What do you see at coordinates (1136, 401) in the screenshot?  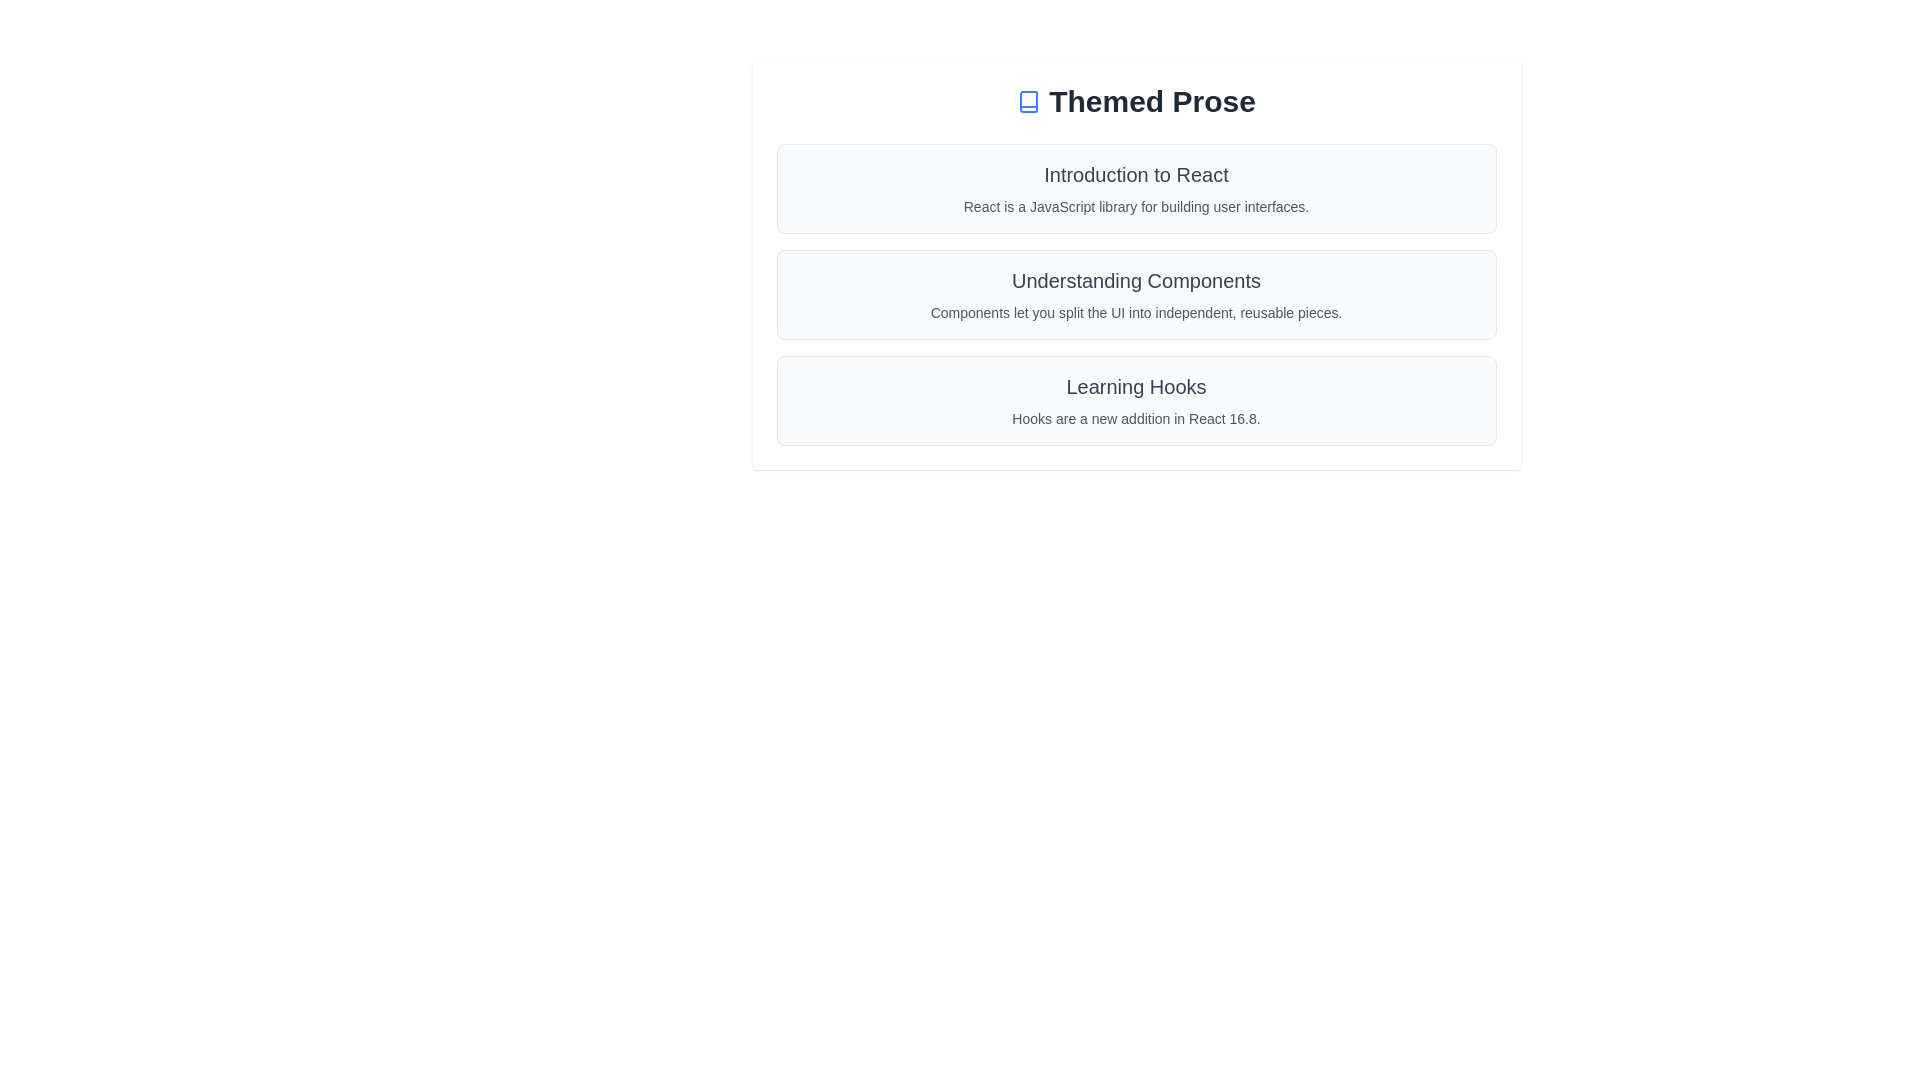 I see `the informational card about hooks in React for navigation or interaction` at bounding box center [1136, 401].